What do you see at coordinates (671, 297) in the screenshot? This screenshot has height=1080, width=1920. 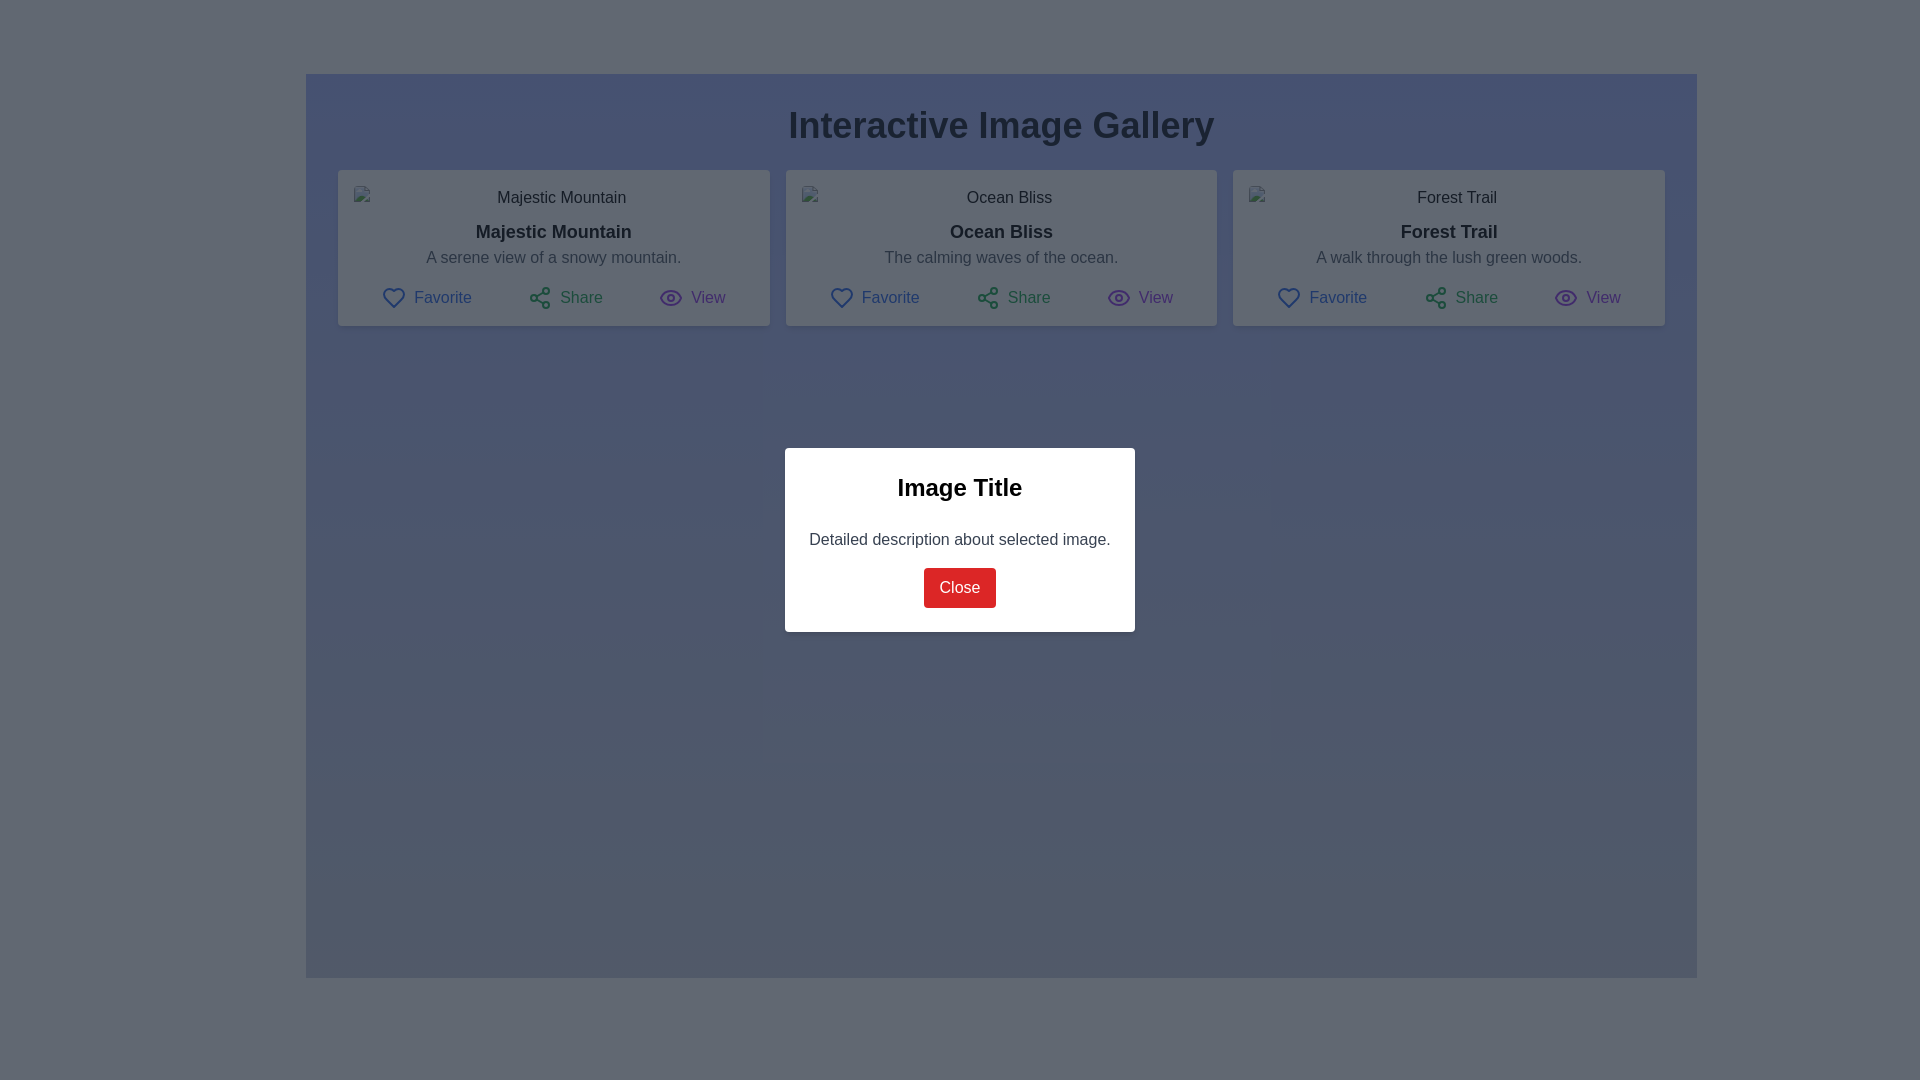 I see `the purple eye icon located at the bottom-right corner of the first card in the 'Interactive Image Gallery', adjacent to the 'View' text` at bounding box center [671, 297].